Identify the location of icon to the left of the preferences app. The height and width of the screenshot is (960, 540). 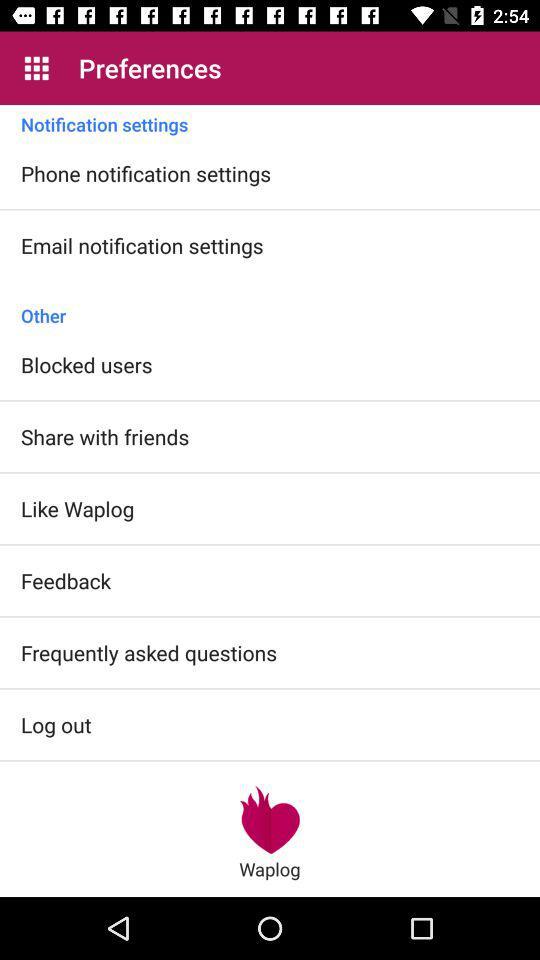
(36, 68).